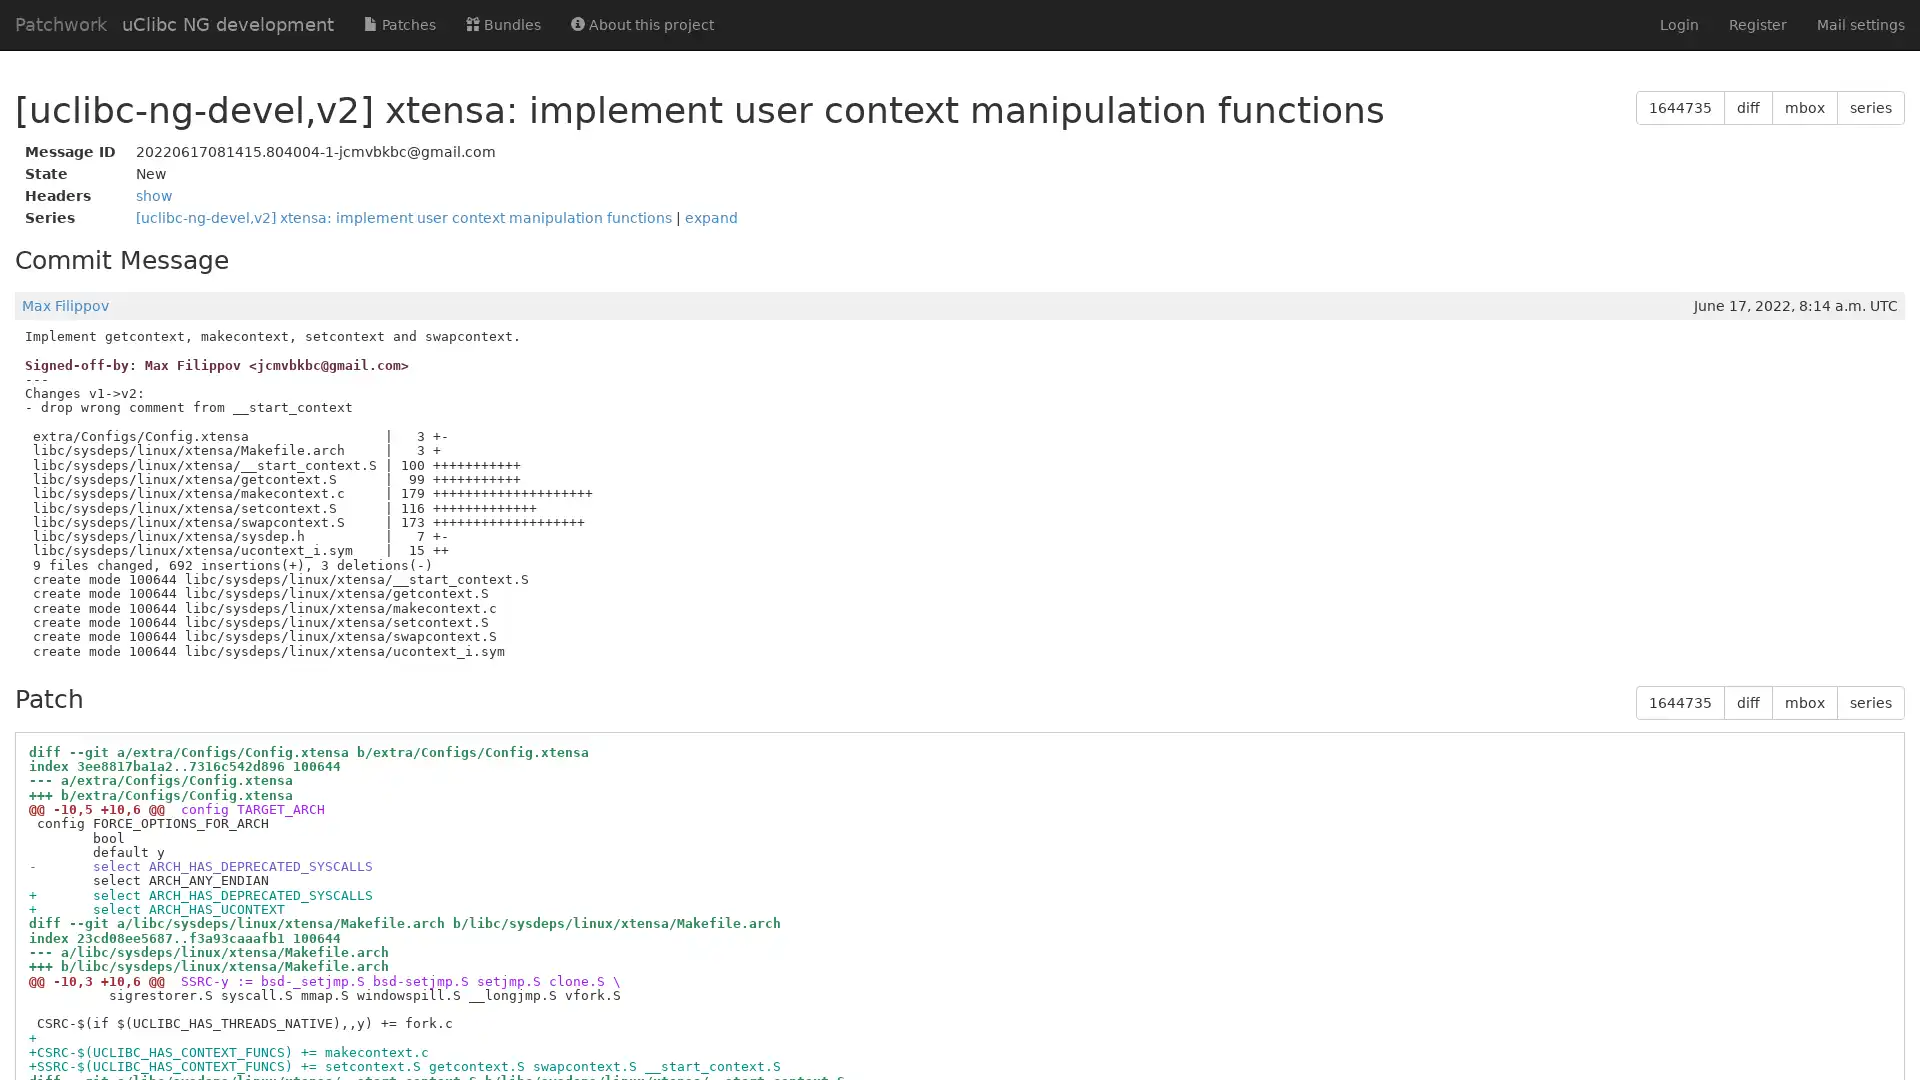 This screenshot has width=1920, height=1080. I want to click on 1644735, so click(1680, 701).